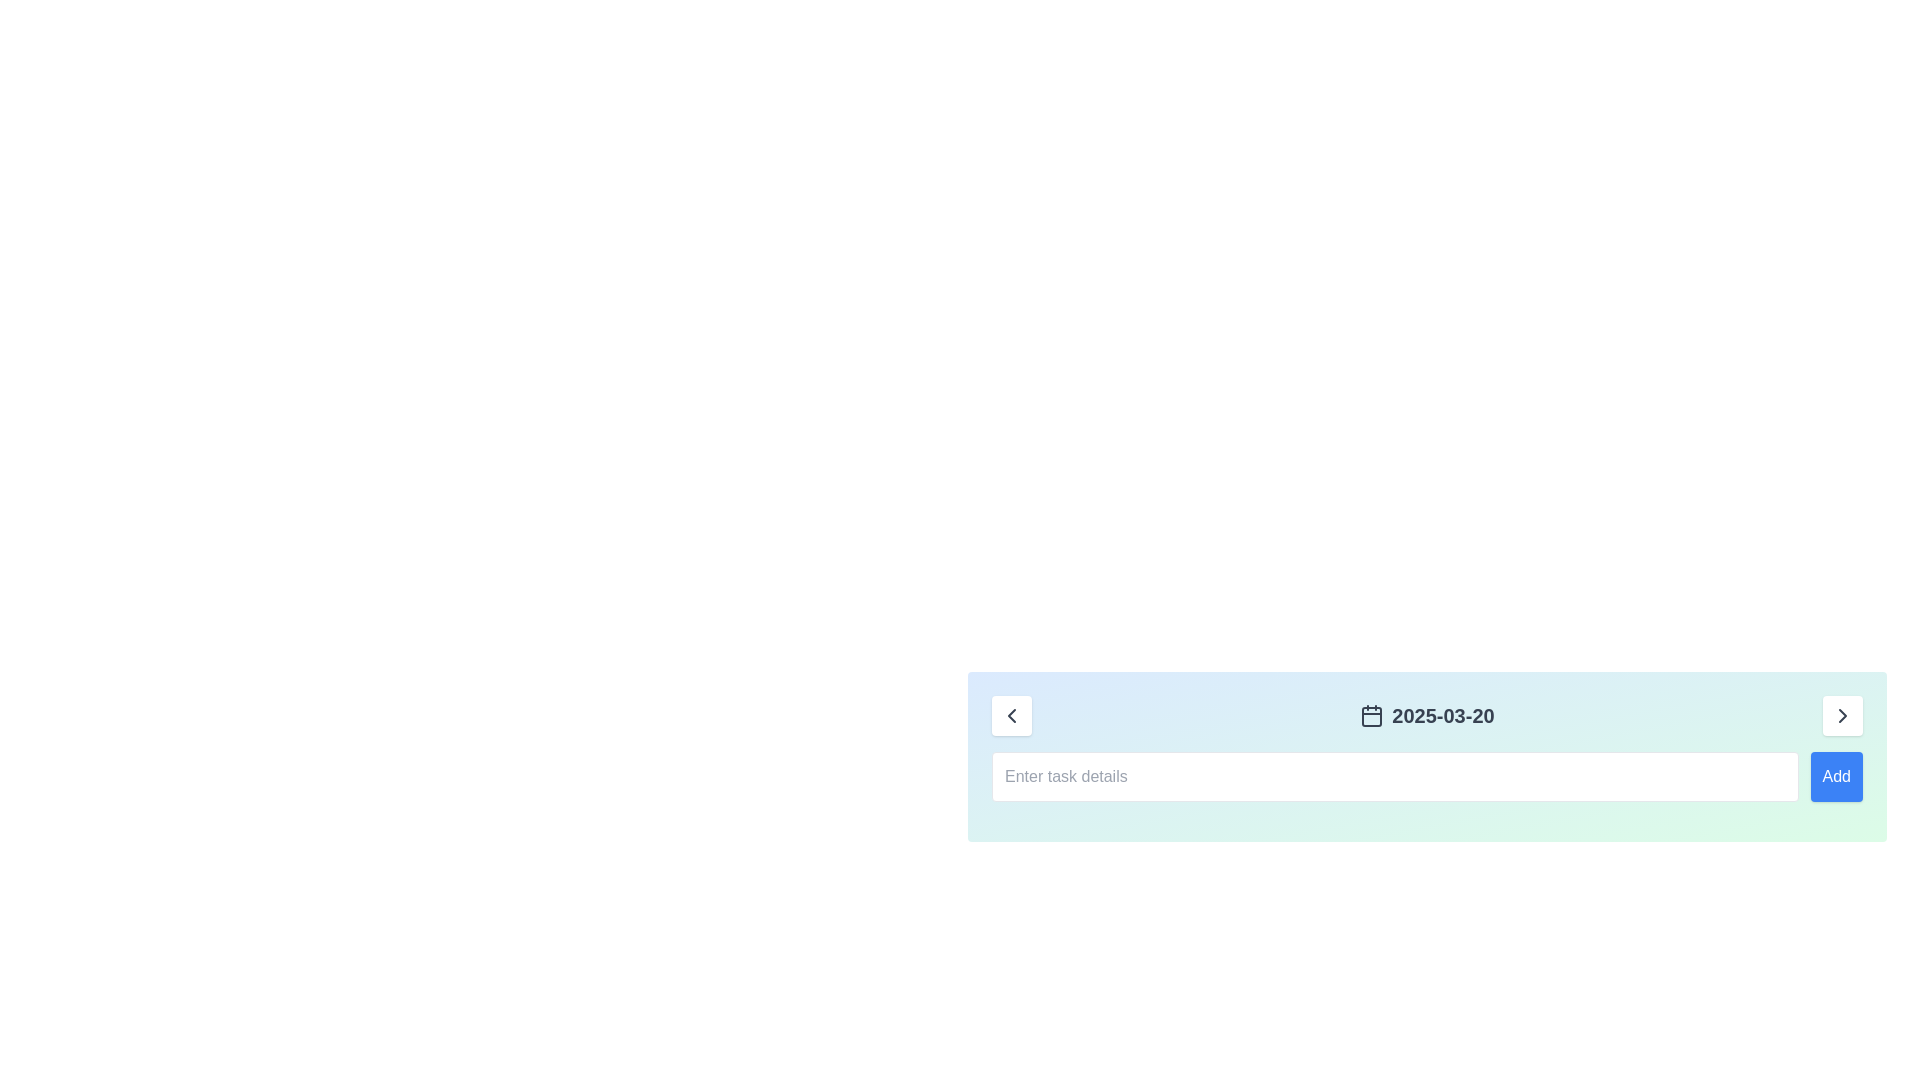 This screenshot has width=1920, height=1080. Describe the element at coordinates (1012, 715) in the screenshot. I see `the small left-pointing chevron button in dark gray` at that location.